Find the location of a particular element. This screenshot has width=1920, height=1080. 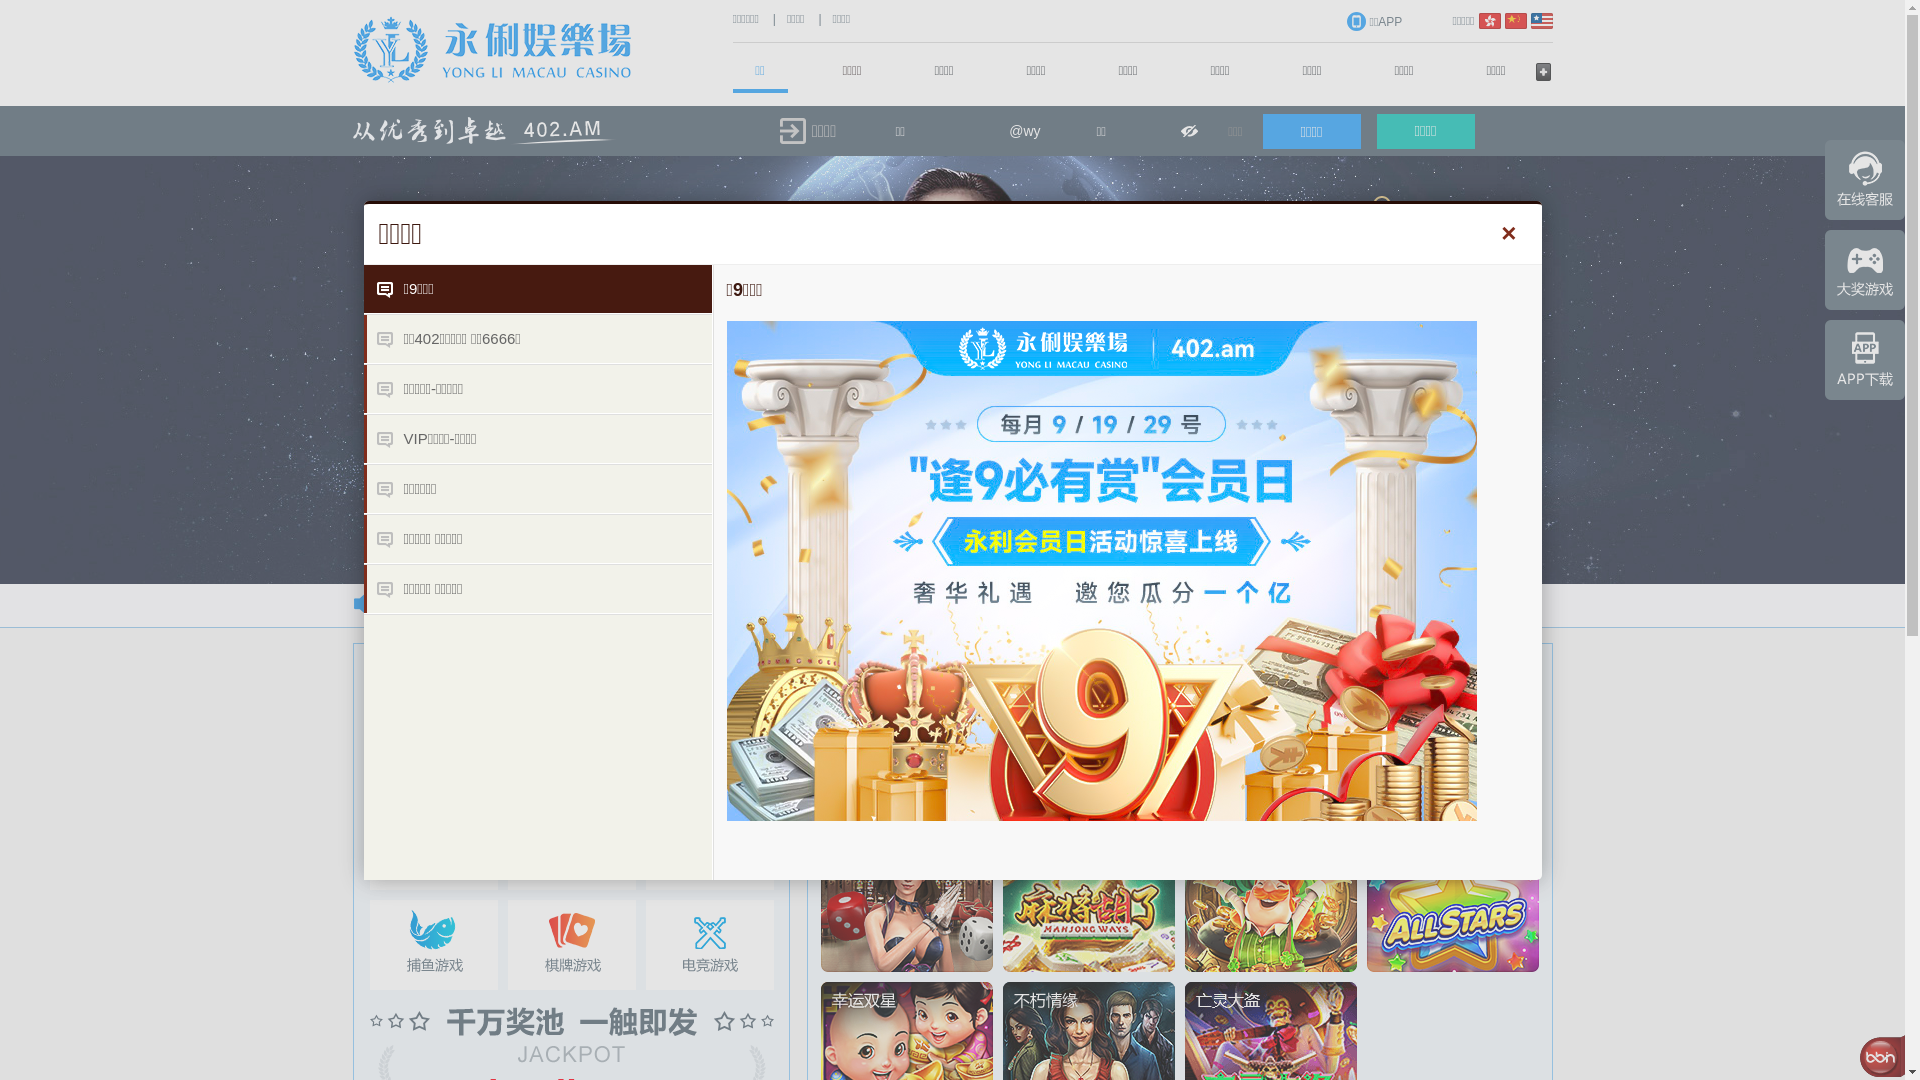

'English' is located at coordinates (1529, 20).